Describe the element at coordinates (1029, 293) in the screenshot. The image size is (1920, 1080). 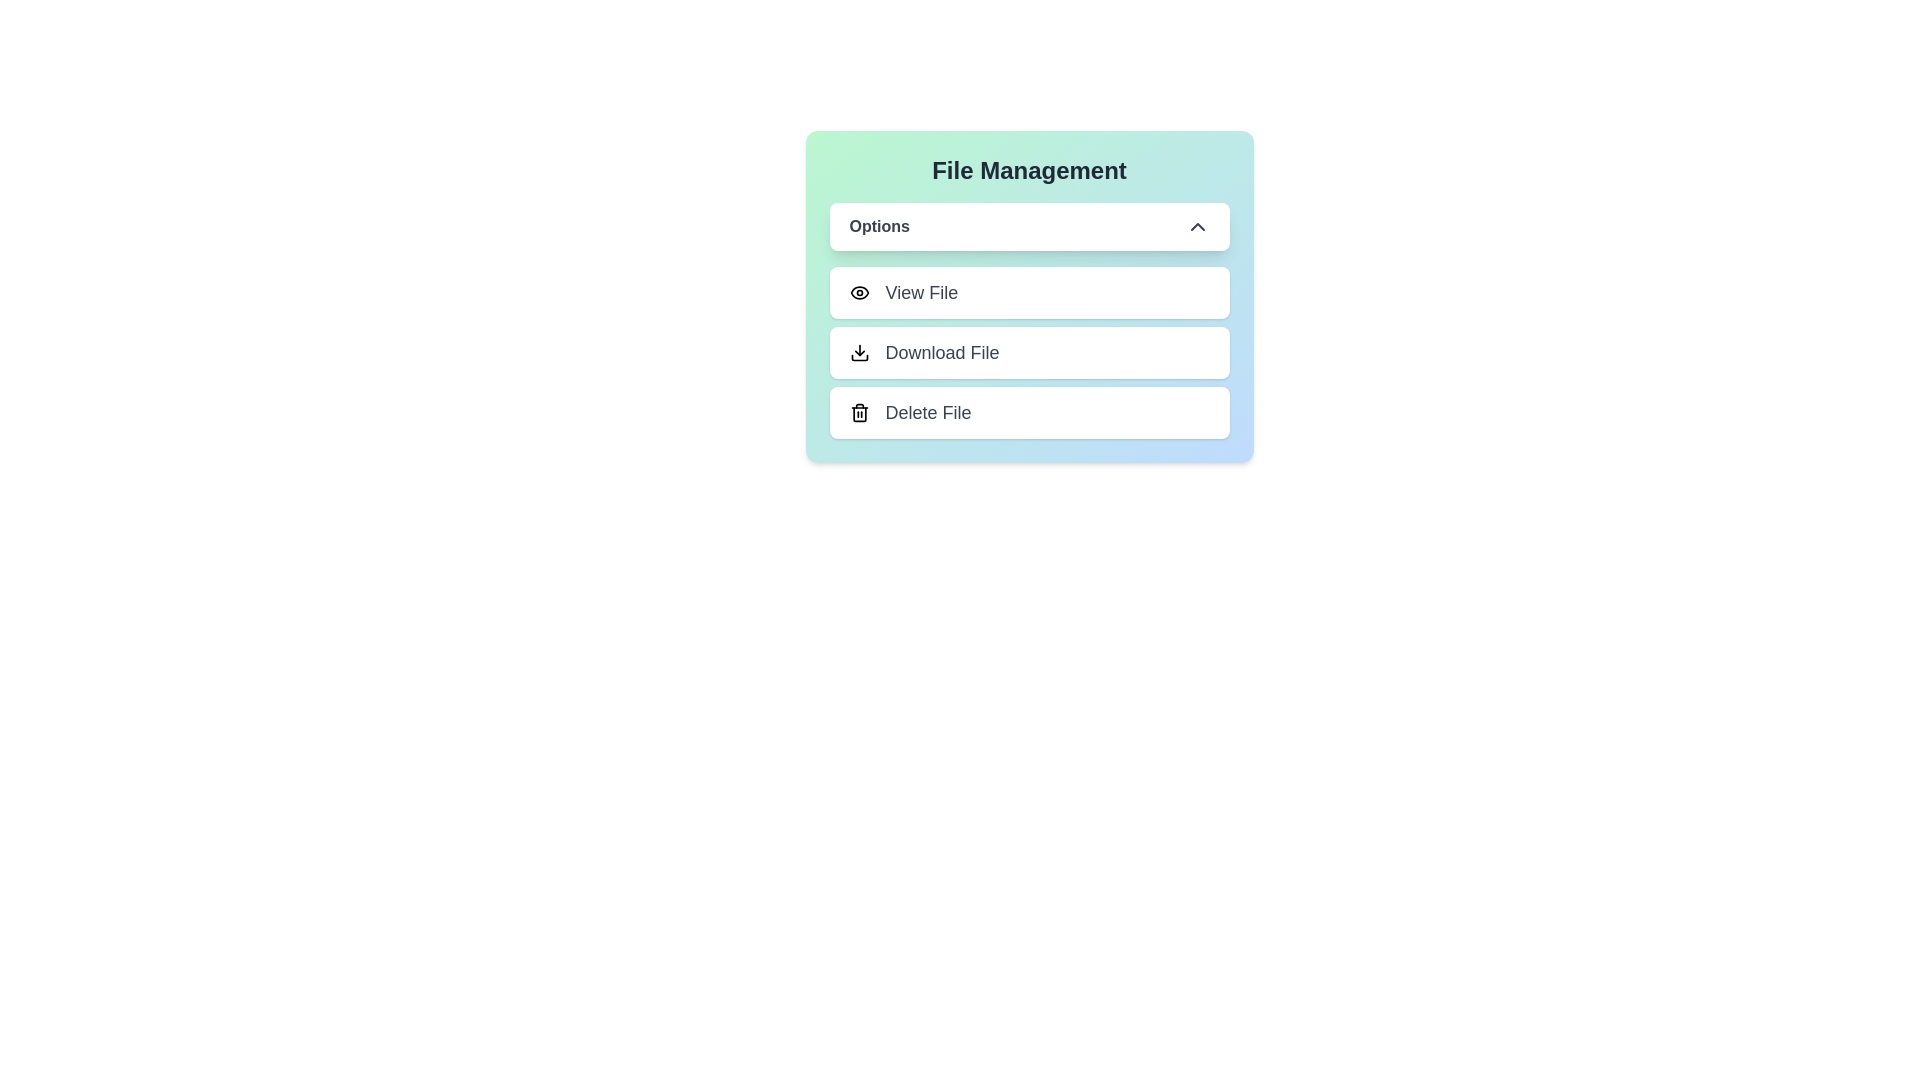
I see `the menu option View File by clicking on it` at that location.